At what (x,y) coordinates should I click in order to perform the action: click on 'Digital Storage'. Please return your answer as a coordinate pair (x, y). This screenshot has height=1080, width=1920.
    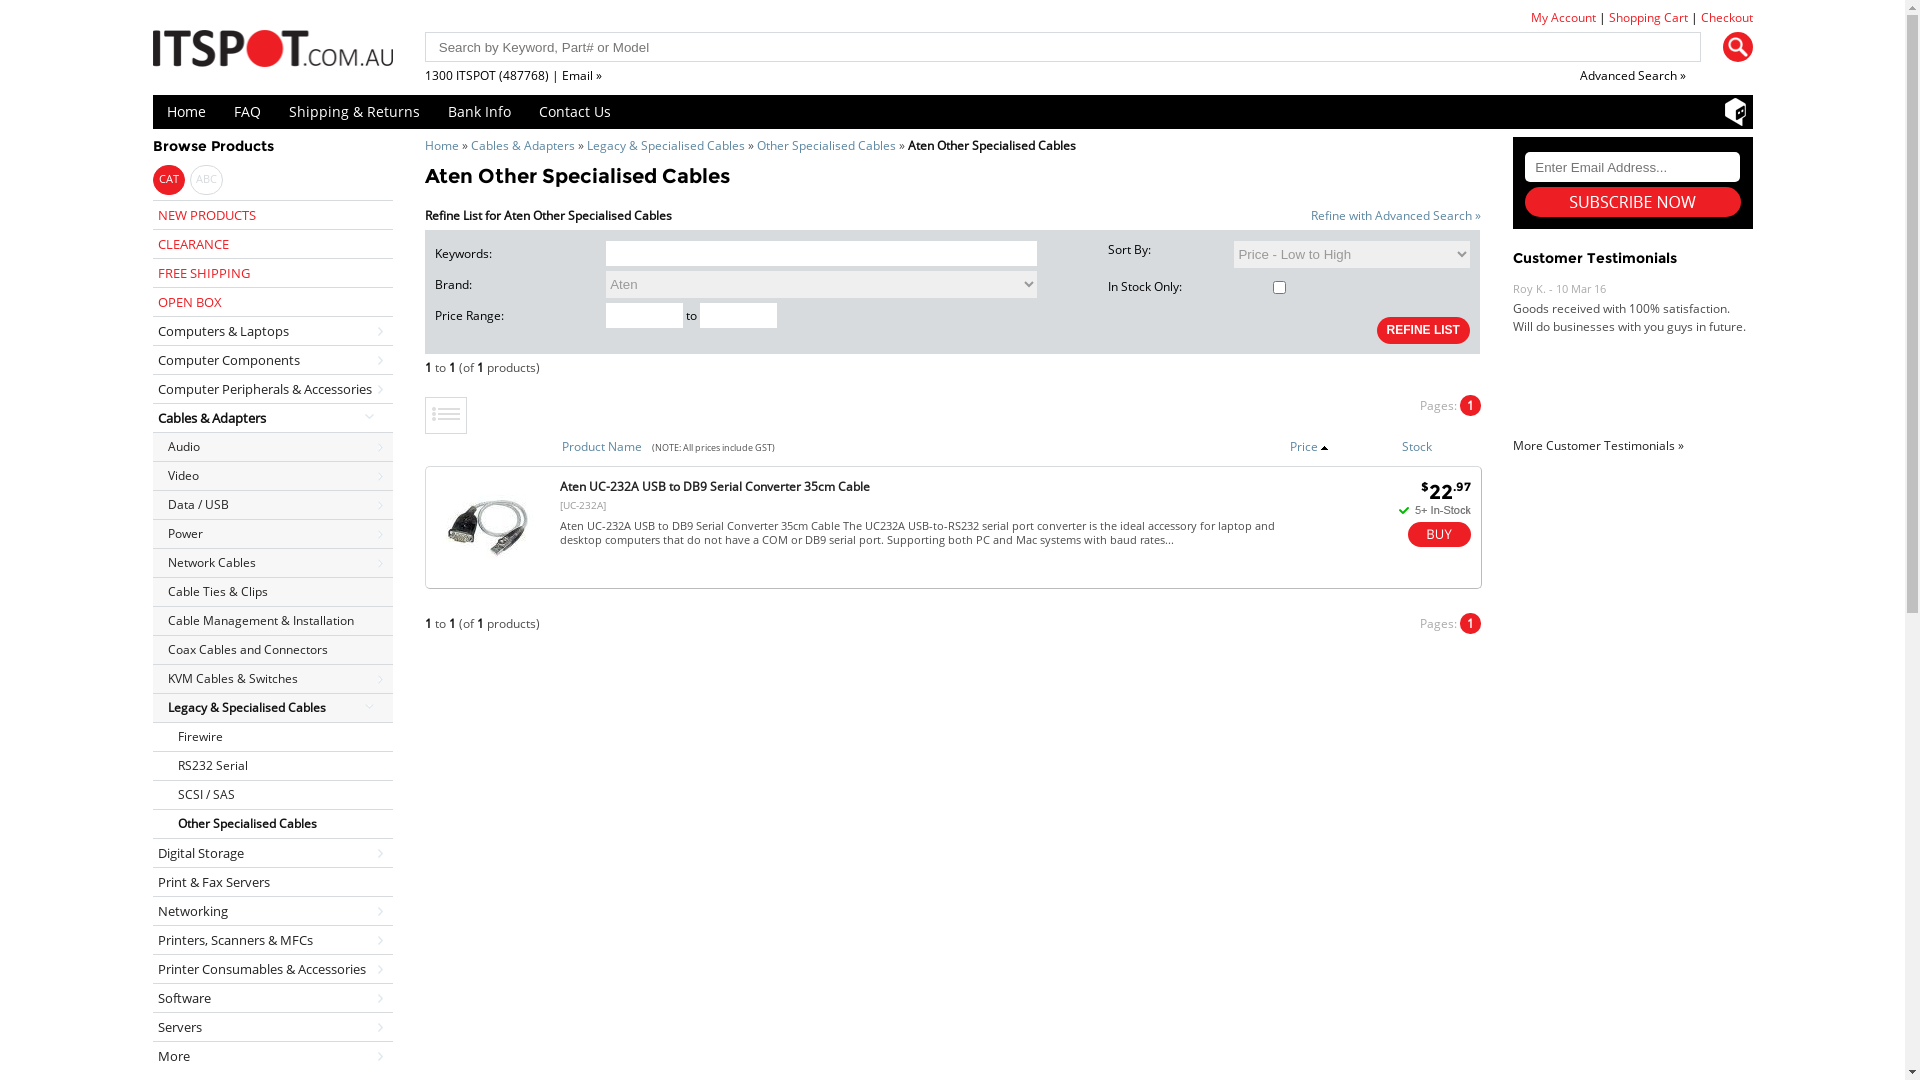
    Looking at the image, I should click on (271, 852).